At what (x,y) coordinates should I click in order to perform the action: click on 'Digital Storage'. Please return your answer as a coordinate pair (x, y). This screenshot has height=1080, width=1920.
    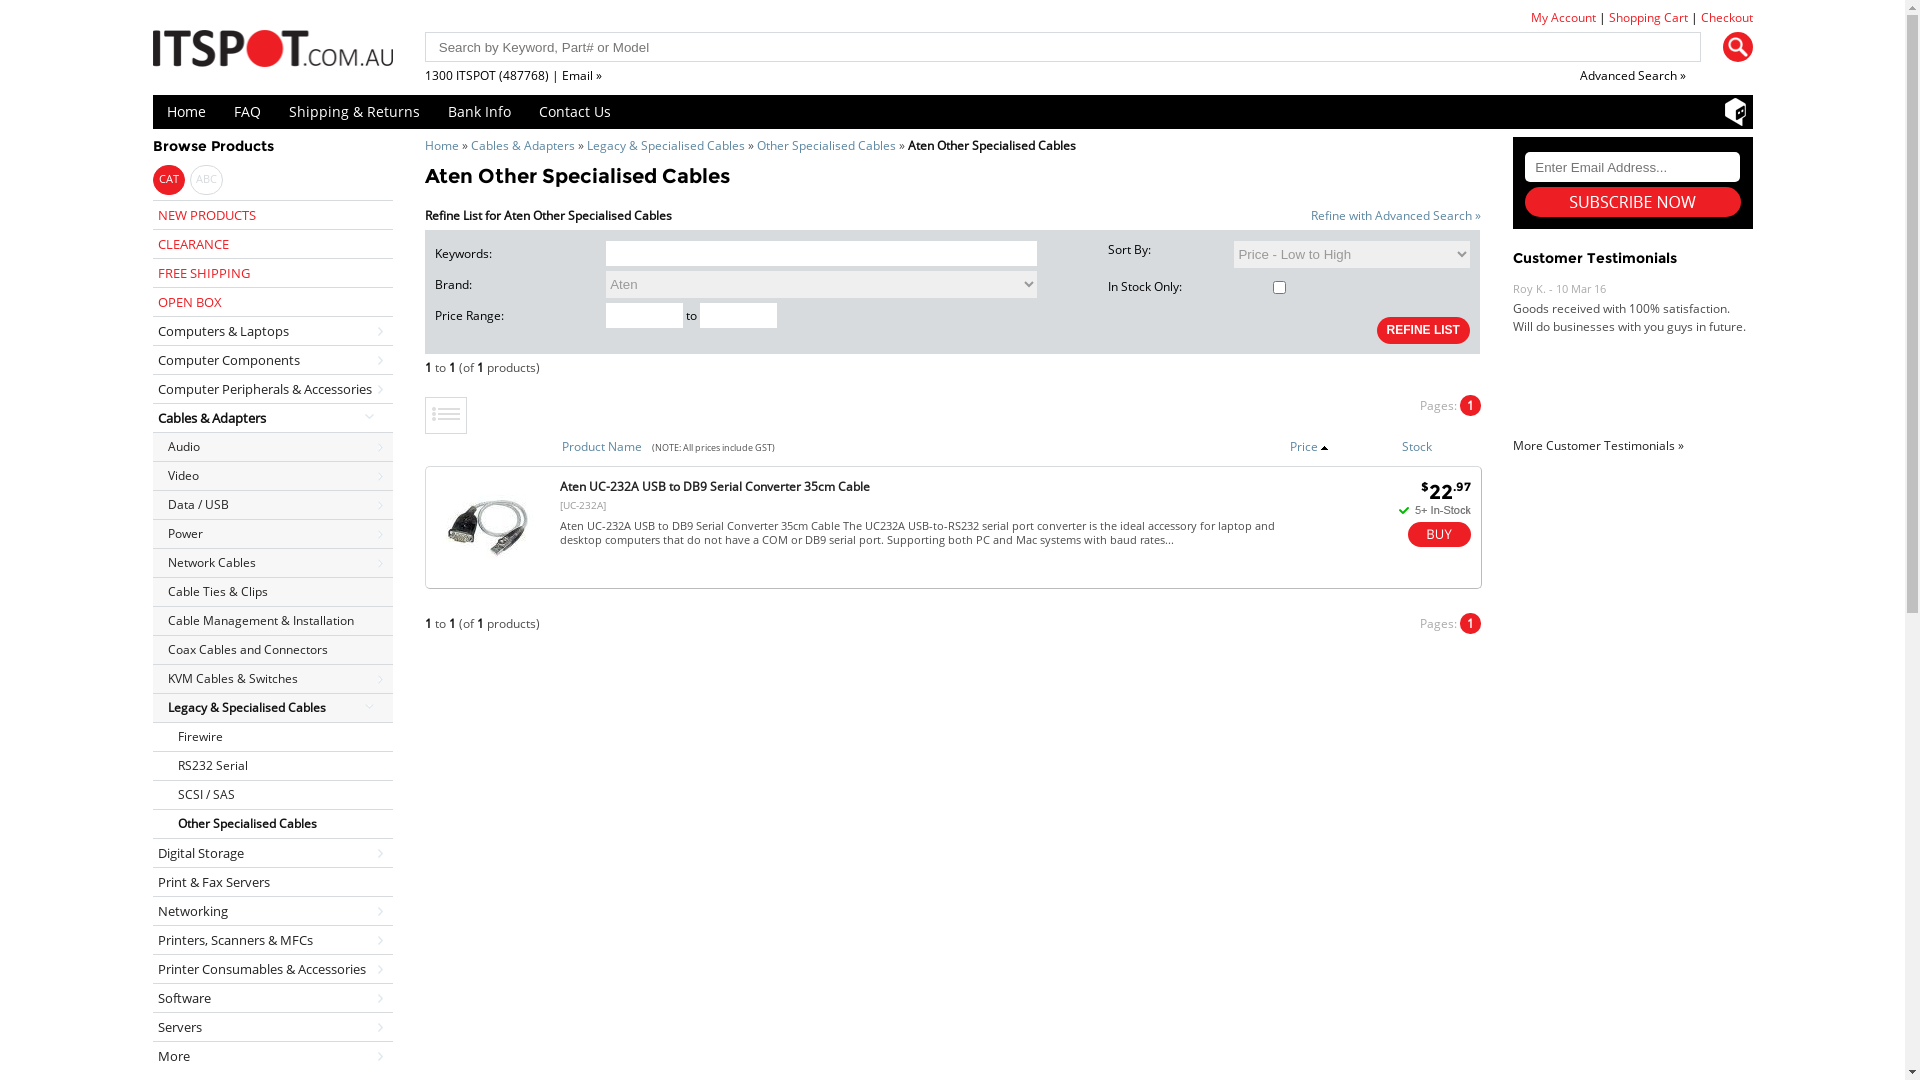
    Looking at the image, I should click on (271, 852).